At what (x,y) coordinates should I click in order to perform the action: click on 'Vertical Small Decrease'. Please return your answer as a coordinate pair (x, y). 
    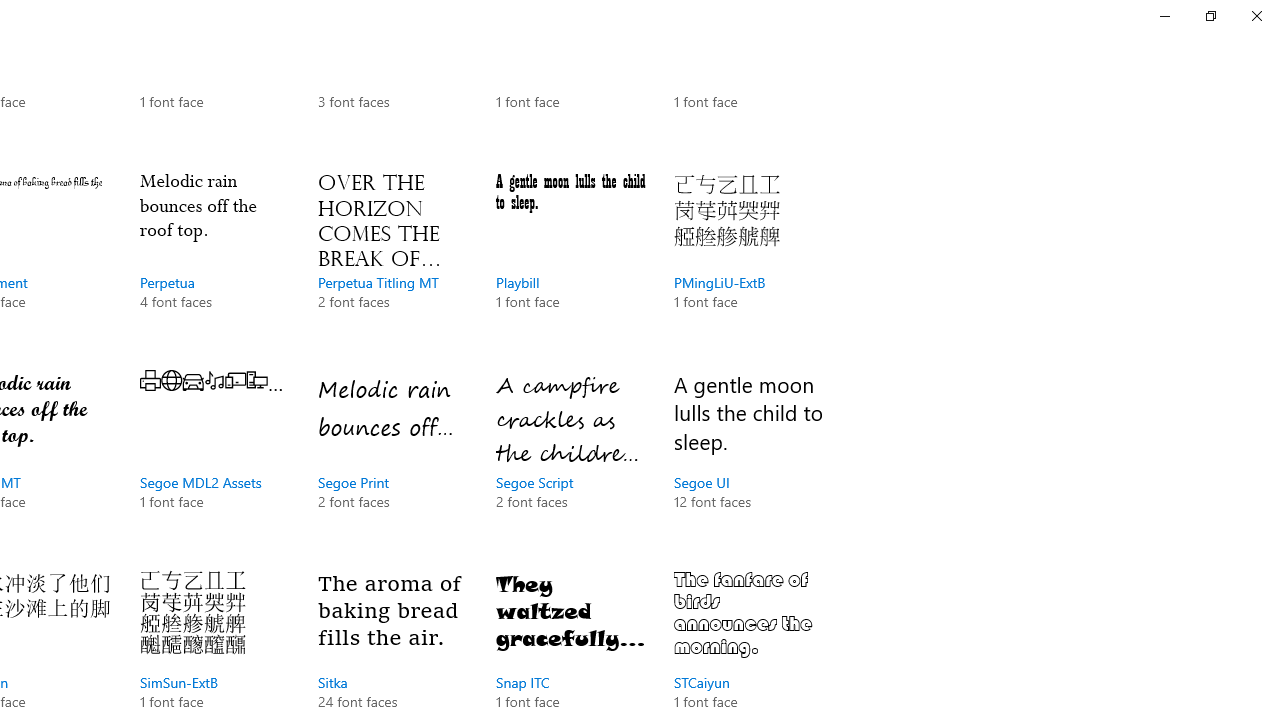
    Looking at the image, I should click on (1271, 104).